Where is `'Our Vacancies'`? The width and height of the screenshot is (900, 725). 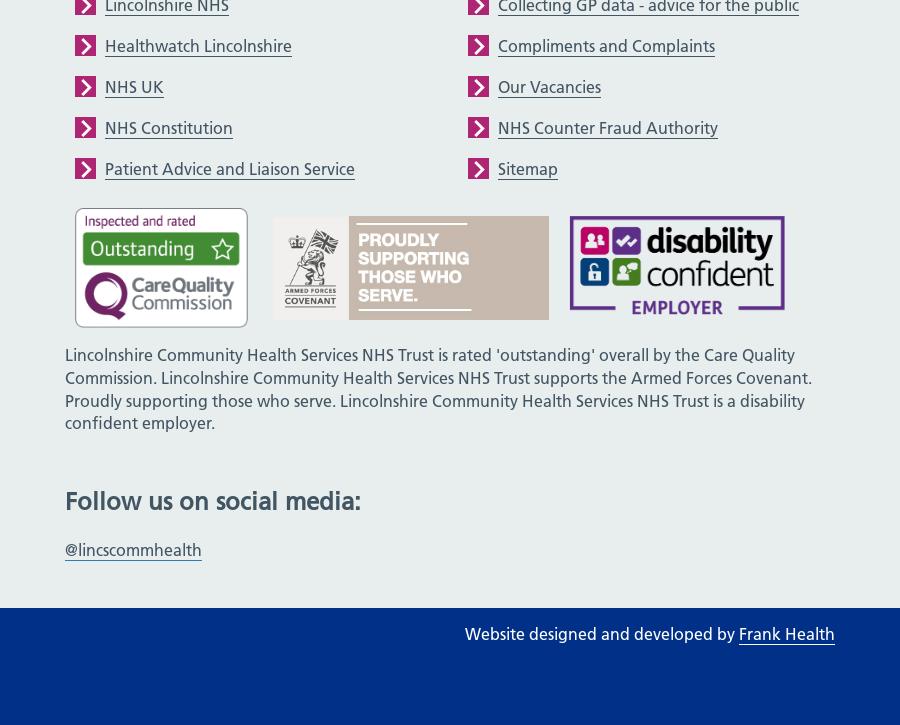
'Our Vacancies' is located at coordinates (548, 85).